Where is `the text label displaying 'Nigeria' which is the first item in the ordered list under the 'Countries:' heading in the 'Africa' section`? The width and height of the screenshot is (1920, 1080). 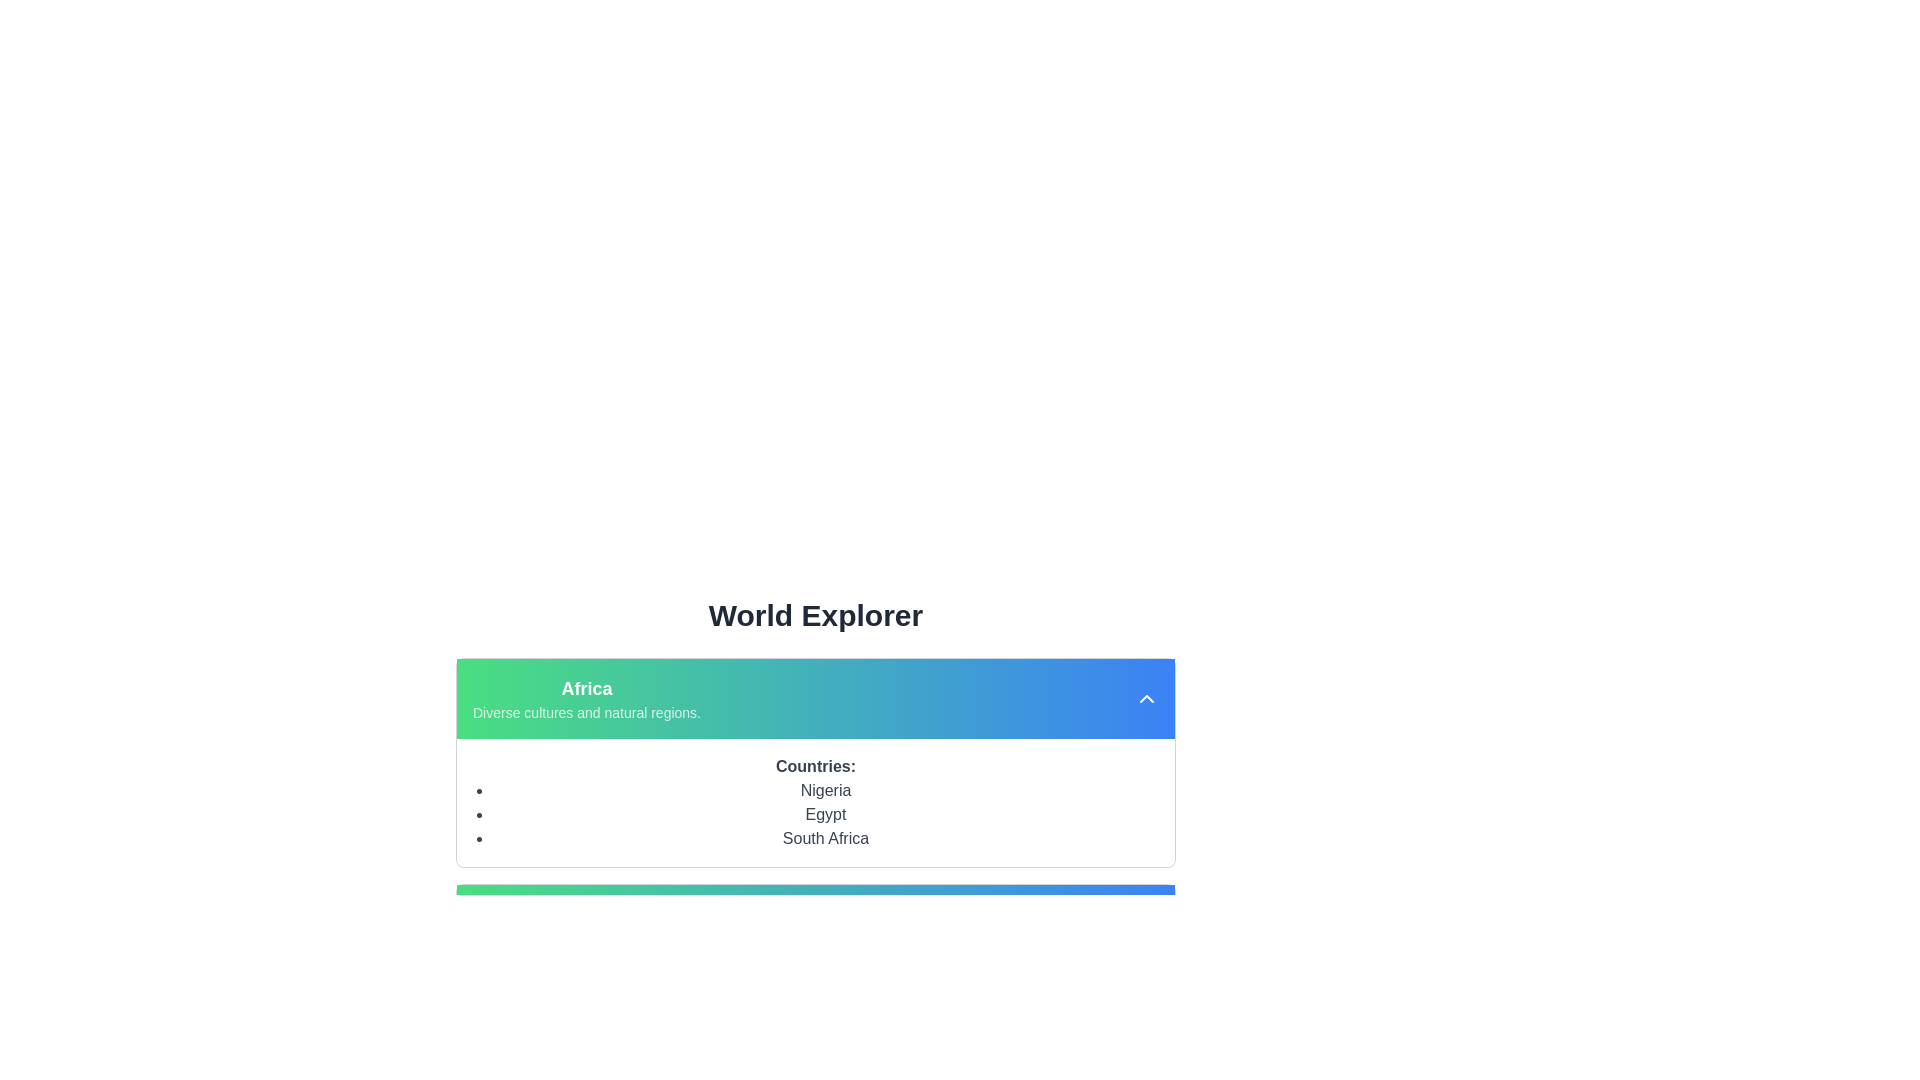
the text label displaying 'Nigeria' which is the first item in the ordered list under the 'Countries:' heading in the 'Africa' section is located at coordinates (825, 789).